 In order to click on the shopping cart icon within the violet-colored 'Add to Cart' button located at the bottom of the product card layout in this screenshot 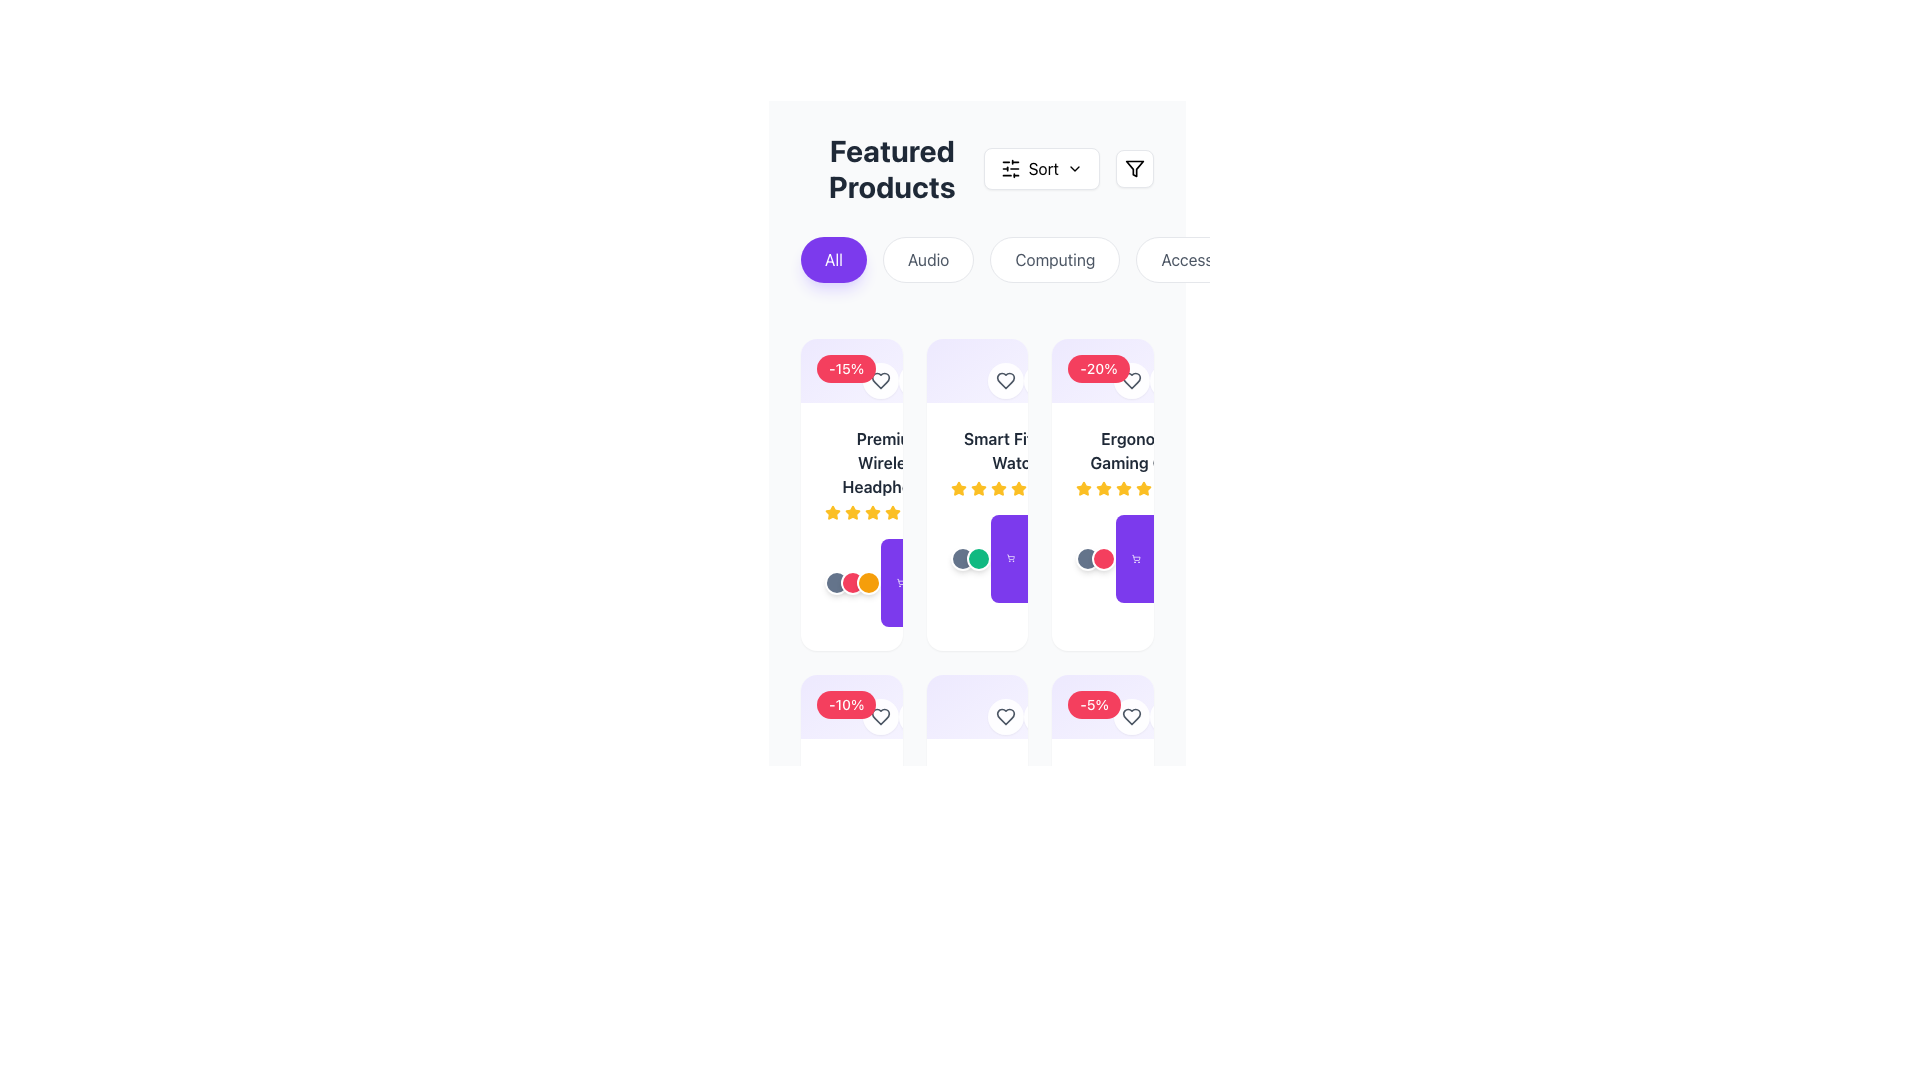, I will do `click(1011, 559)`.